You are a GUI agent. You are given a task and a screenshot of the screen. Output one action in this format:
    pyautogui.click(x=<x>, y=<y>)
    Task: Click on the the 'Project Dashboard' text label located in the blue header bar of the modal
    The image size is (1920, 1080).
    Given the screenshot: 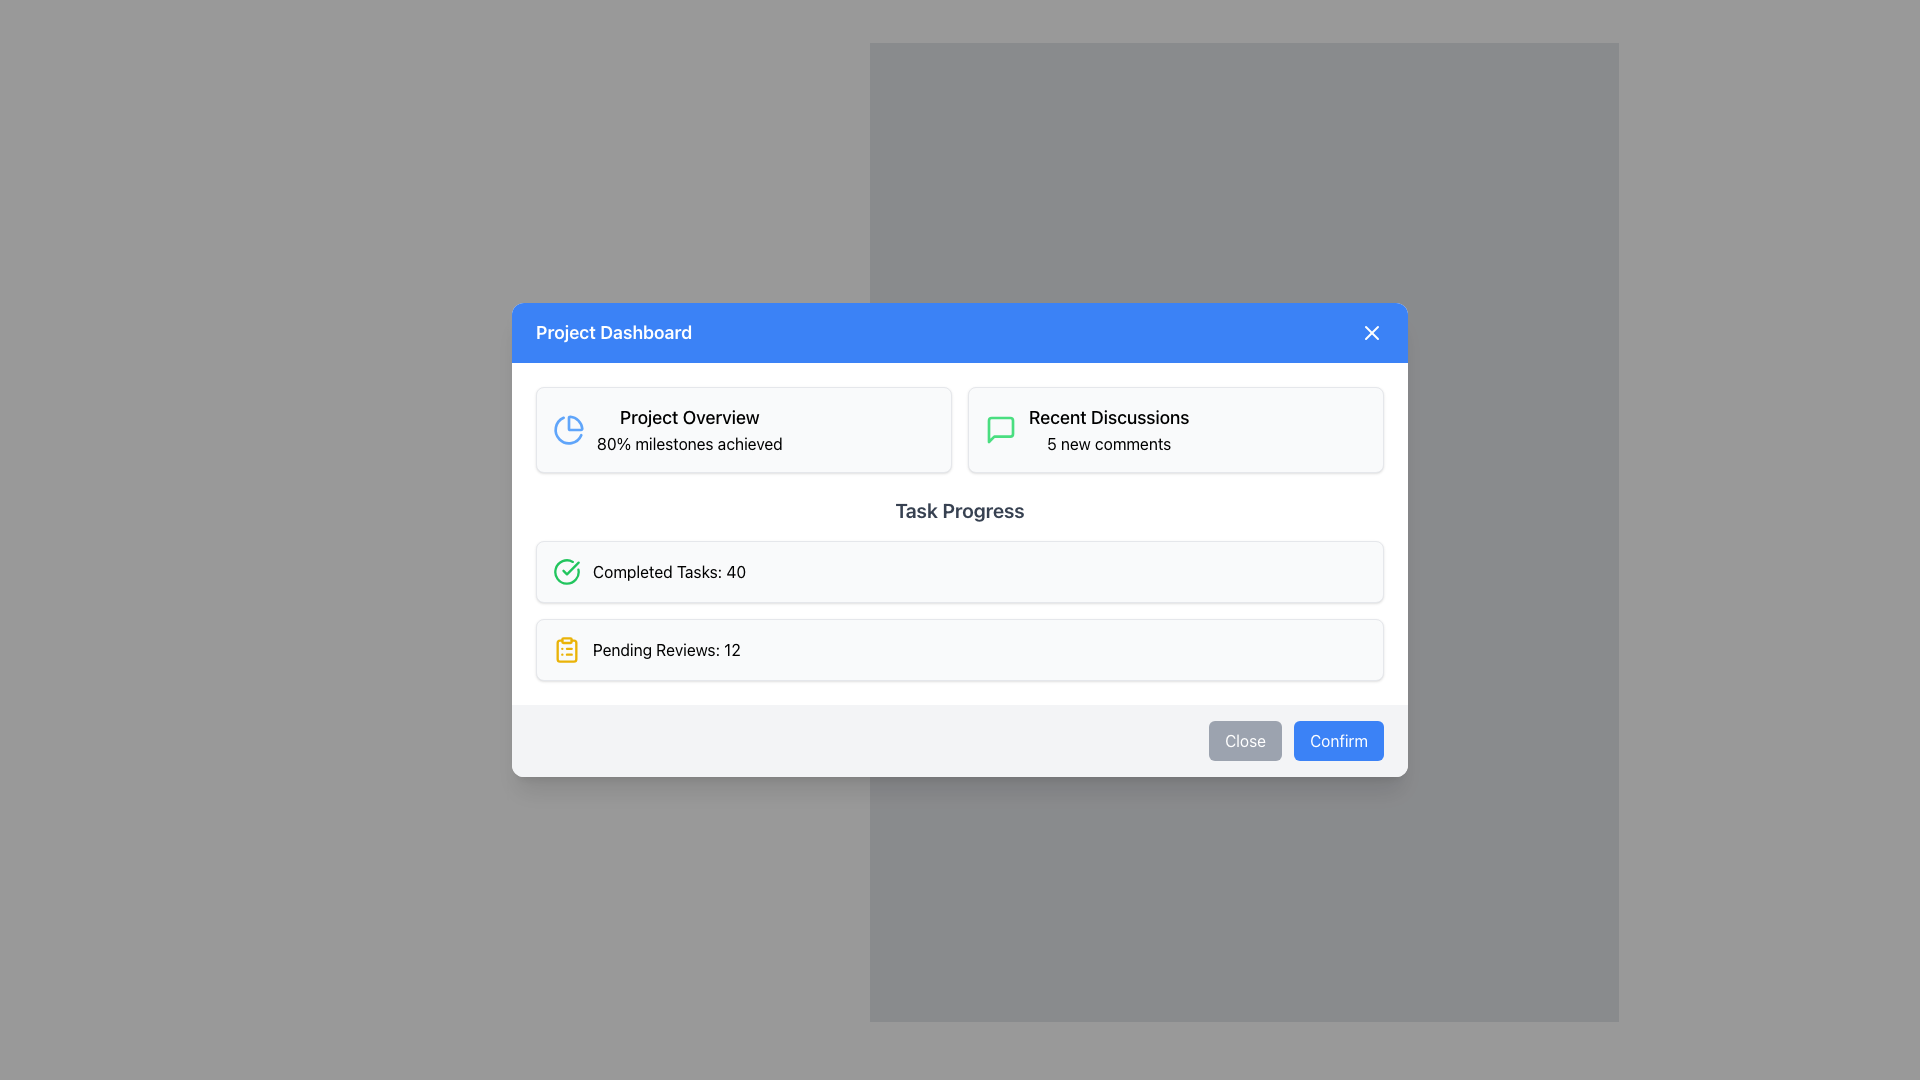 What is the action you would take?
    pyautogui.click(x=613, y=331)
    